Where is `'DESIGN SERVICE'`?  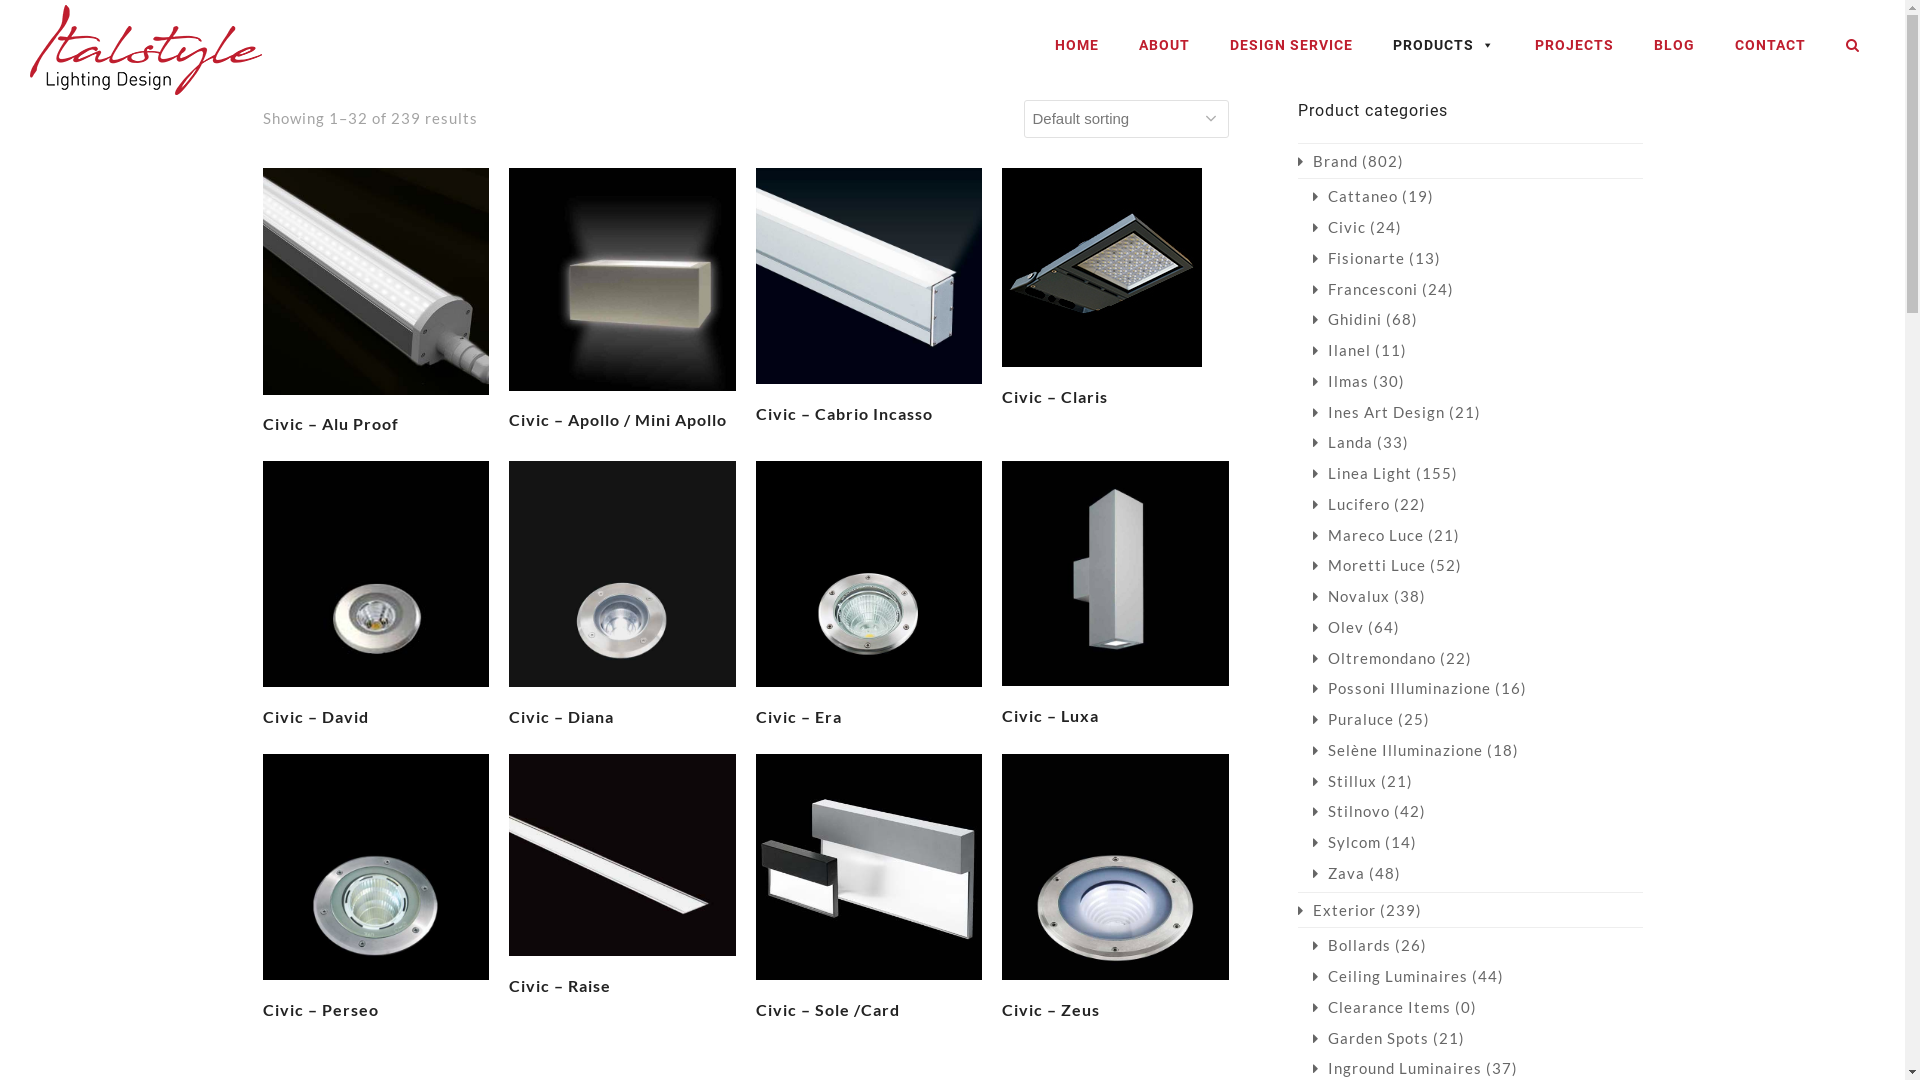 'DESIGN SERVICE' is located at coordinates (1291, 45).